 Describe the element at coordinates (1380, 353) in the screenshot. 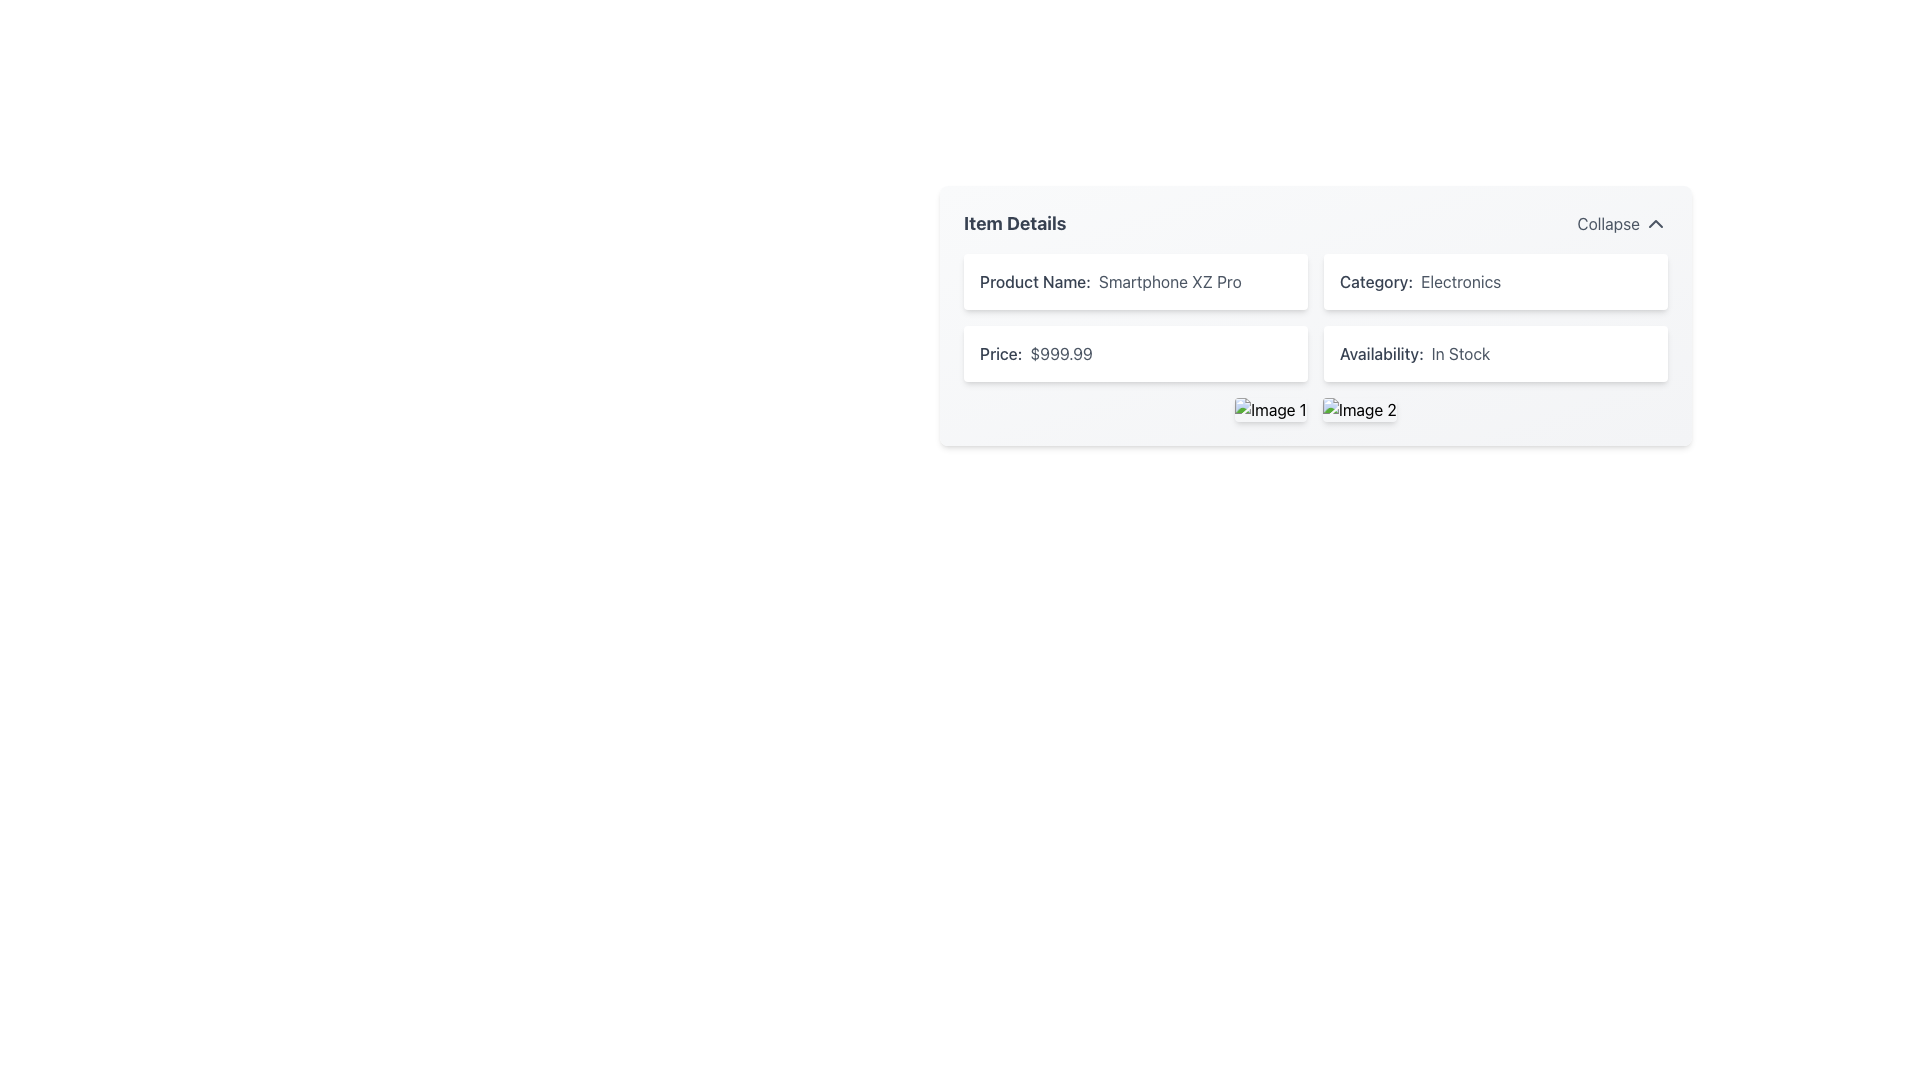

I see `the text label reading 'Availability:' which is styled with medium-weight gray font and is located on the right side of the 'Item Details' section` at that location.